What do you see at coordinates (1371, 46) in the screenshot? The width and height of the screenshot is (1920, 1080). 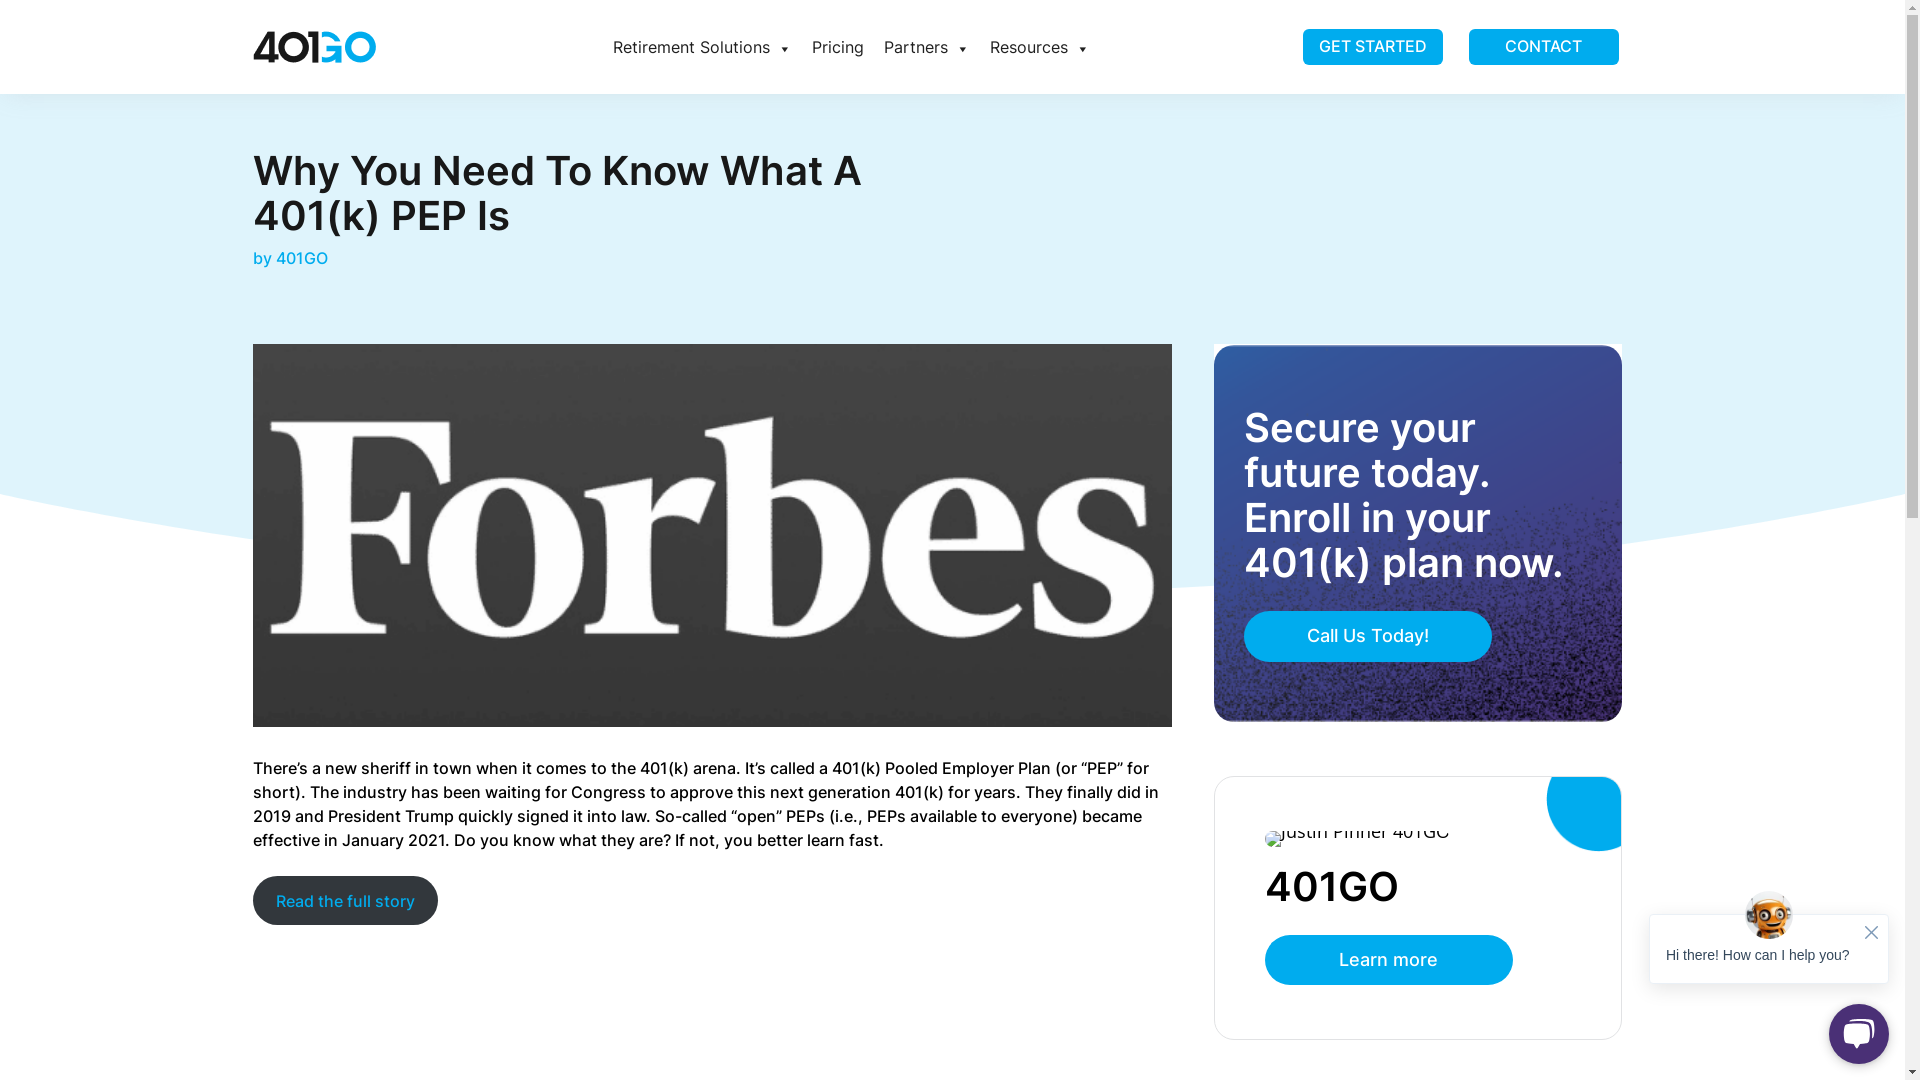 I see `'GET STARTED'` at bounding box center [1371, 46].